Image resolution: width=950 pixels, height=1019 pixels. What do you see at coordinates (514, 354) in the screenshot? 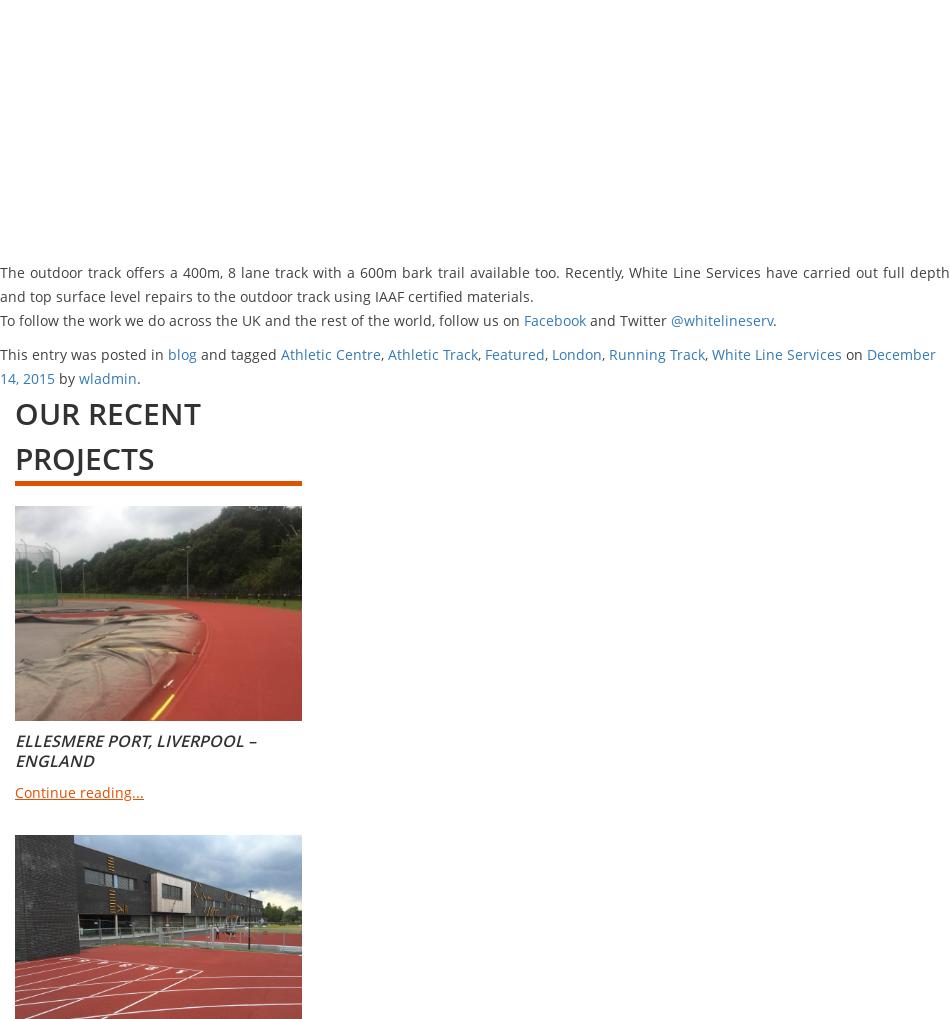
I see `'Featured'` at bounding box center [514, 354].